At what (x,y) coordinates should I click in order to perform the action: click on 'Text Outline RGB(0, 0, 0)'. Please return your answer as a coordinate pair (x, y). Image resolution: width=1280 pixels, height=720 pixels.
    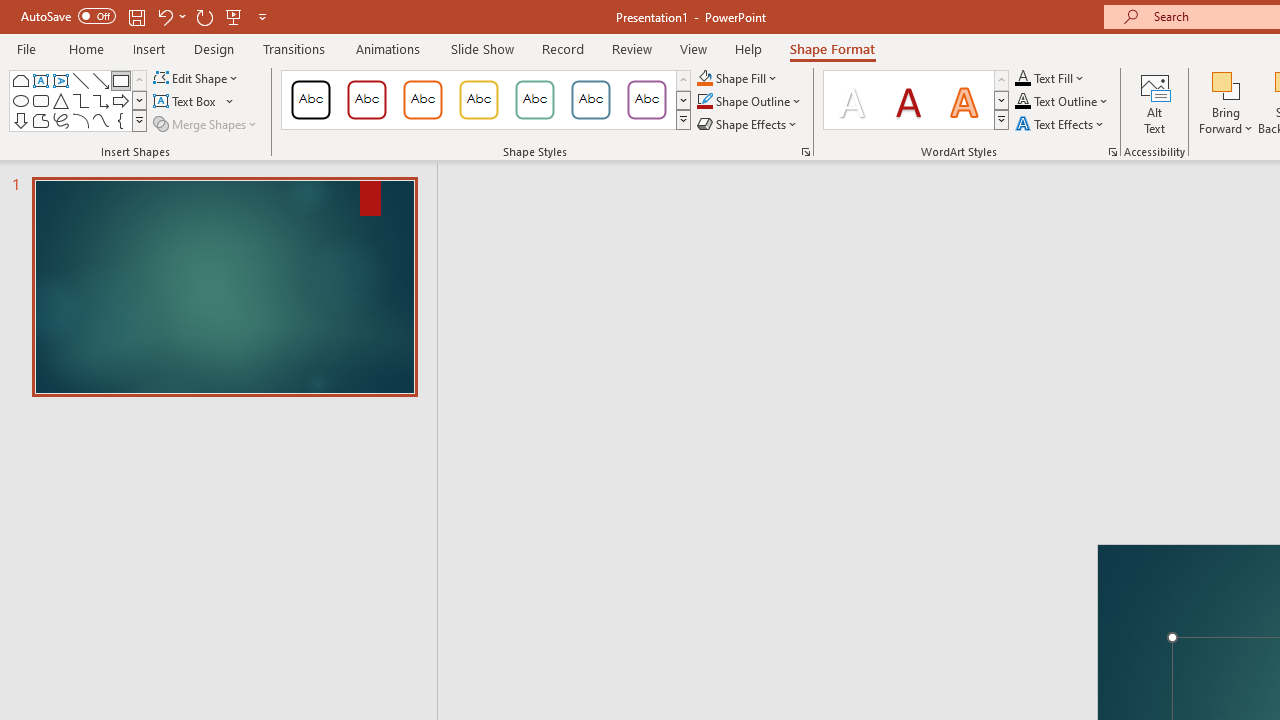
    Looking at the image, I should click on (1023, 101).